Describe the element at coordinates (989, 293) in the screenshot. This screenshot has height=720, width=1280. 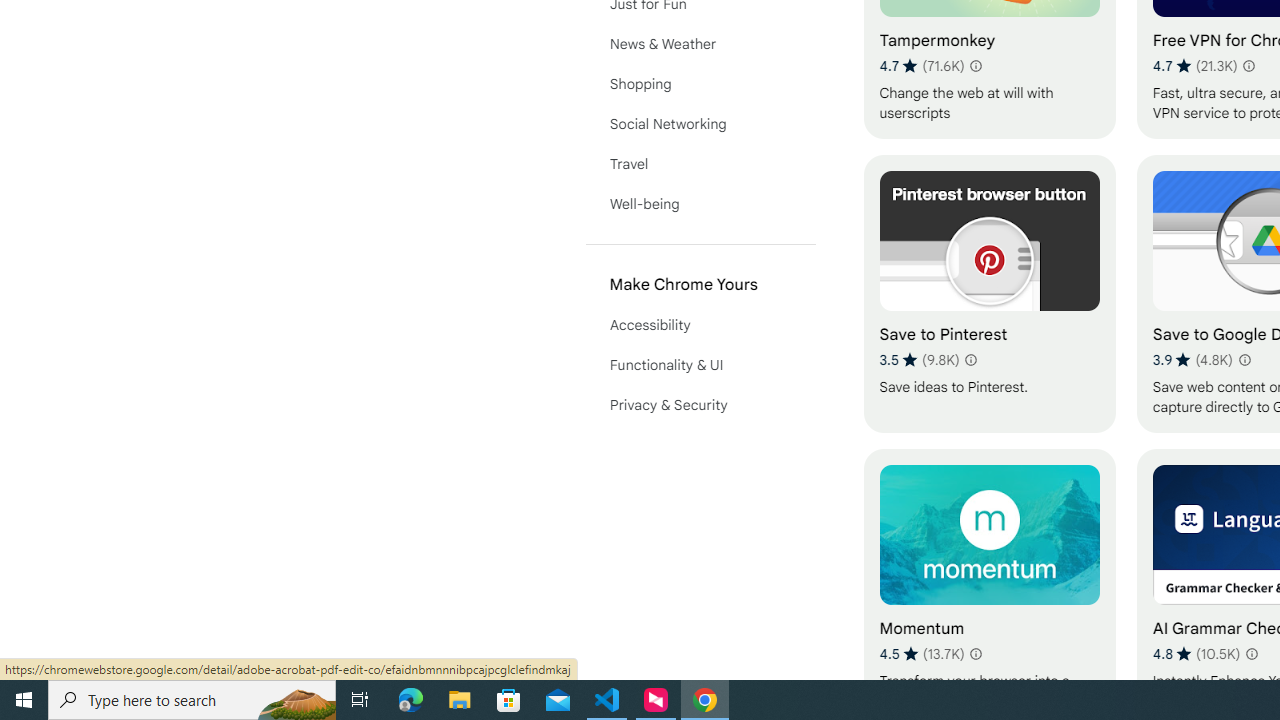
I see `'Save to Pinterest'` at that location.